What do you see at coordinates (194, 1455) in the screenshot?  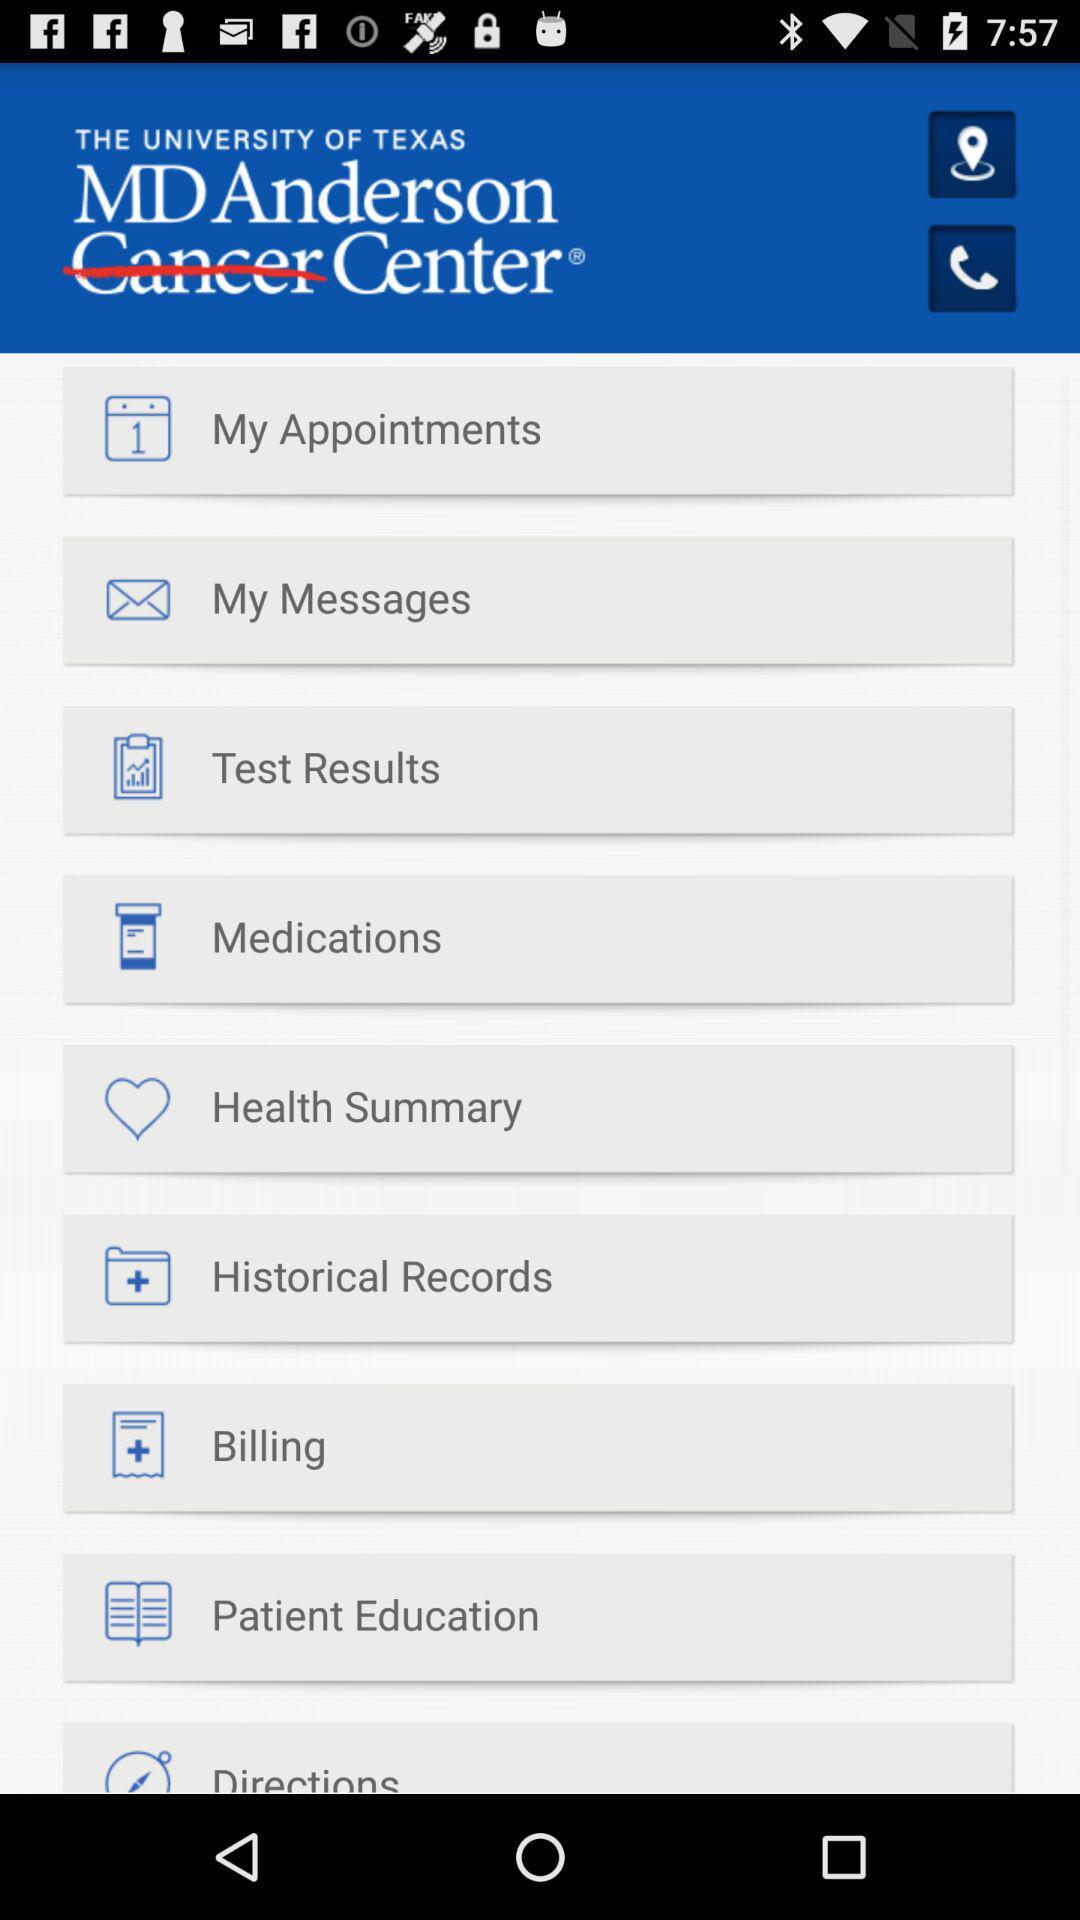 I see `billing item` at bounding box center [194, 1455].